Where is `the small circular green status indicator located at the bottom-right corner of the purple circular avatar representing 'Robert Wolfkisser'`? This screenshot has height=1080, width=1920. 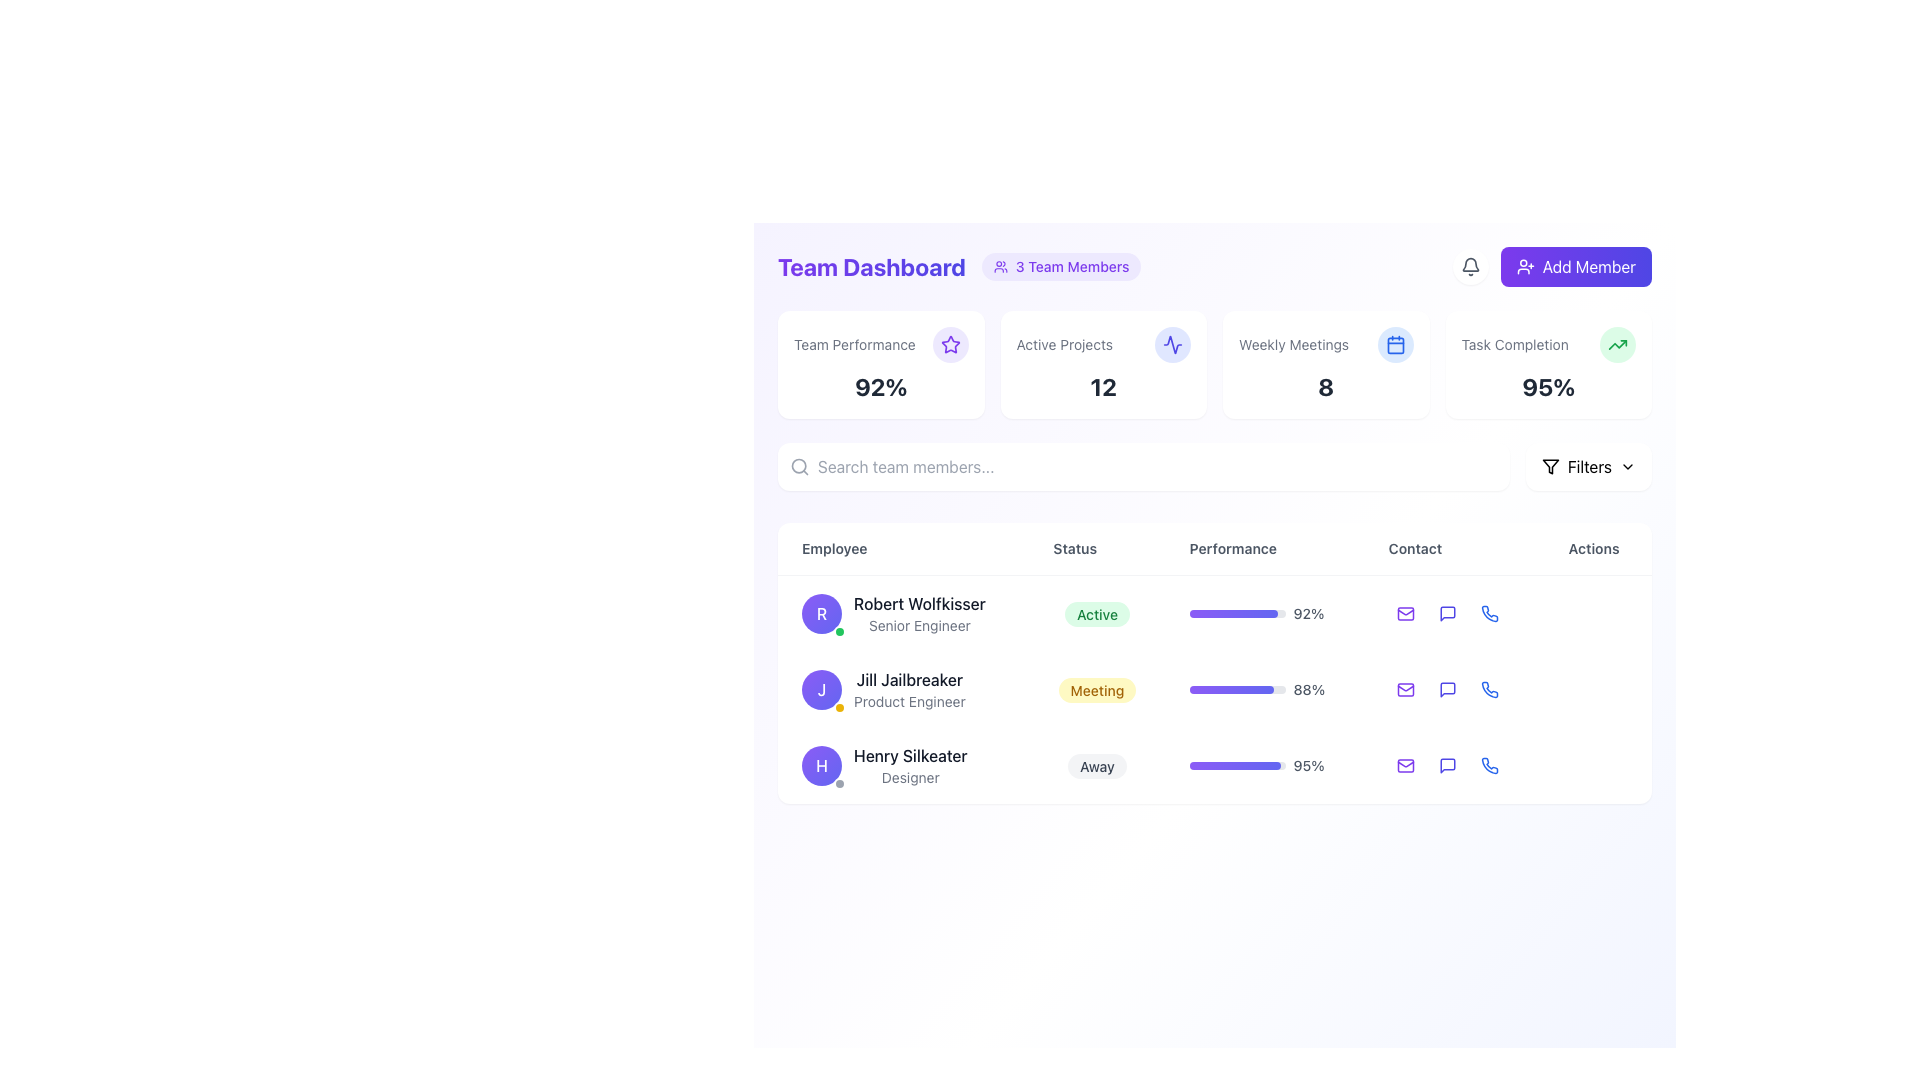 the small circular green status indicator located at the bottom-right corner of the purple circular avatar representing 'Robert Wolfkisser' is located at coordinates (840, 632).